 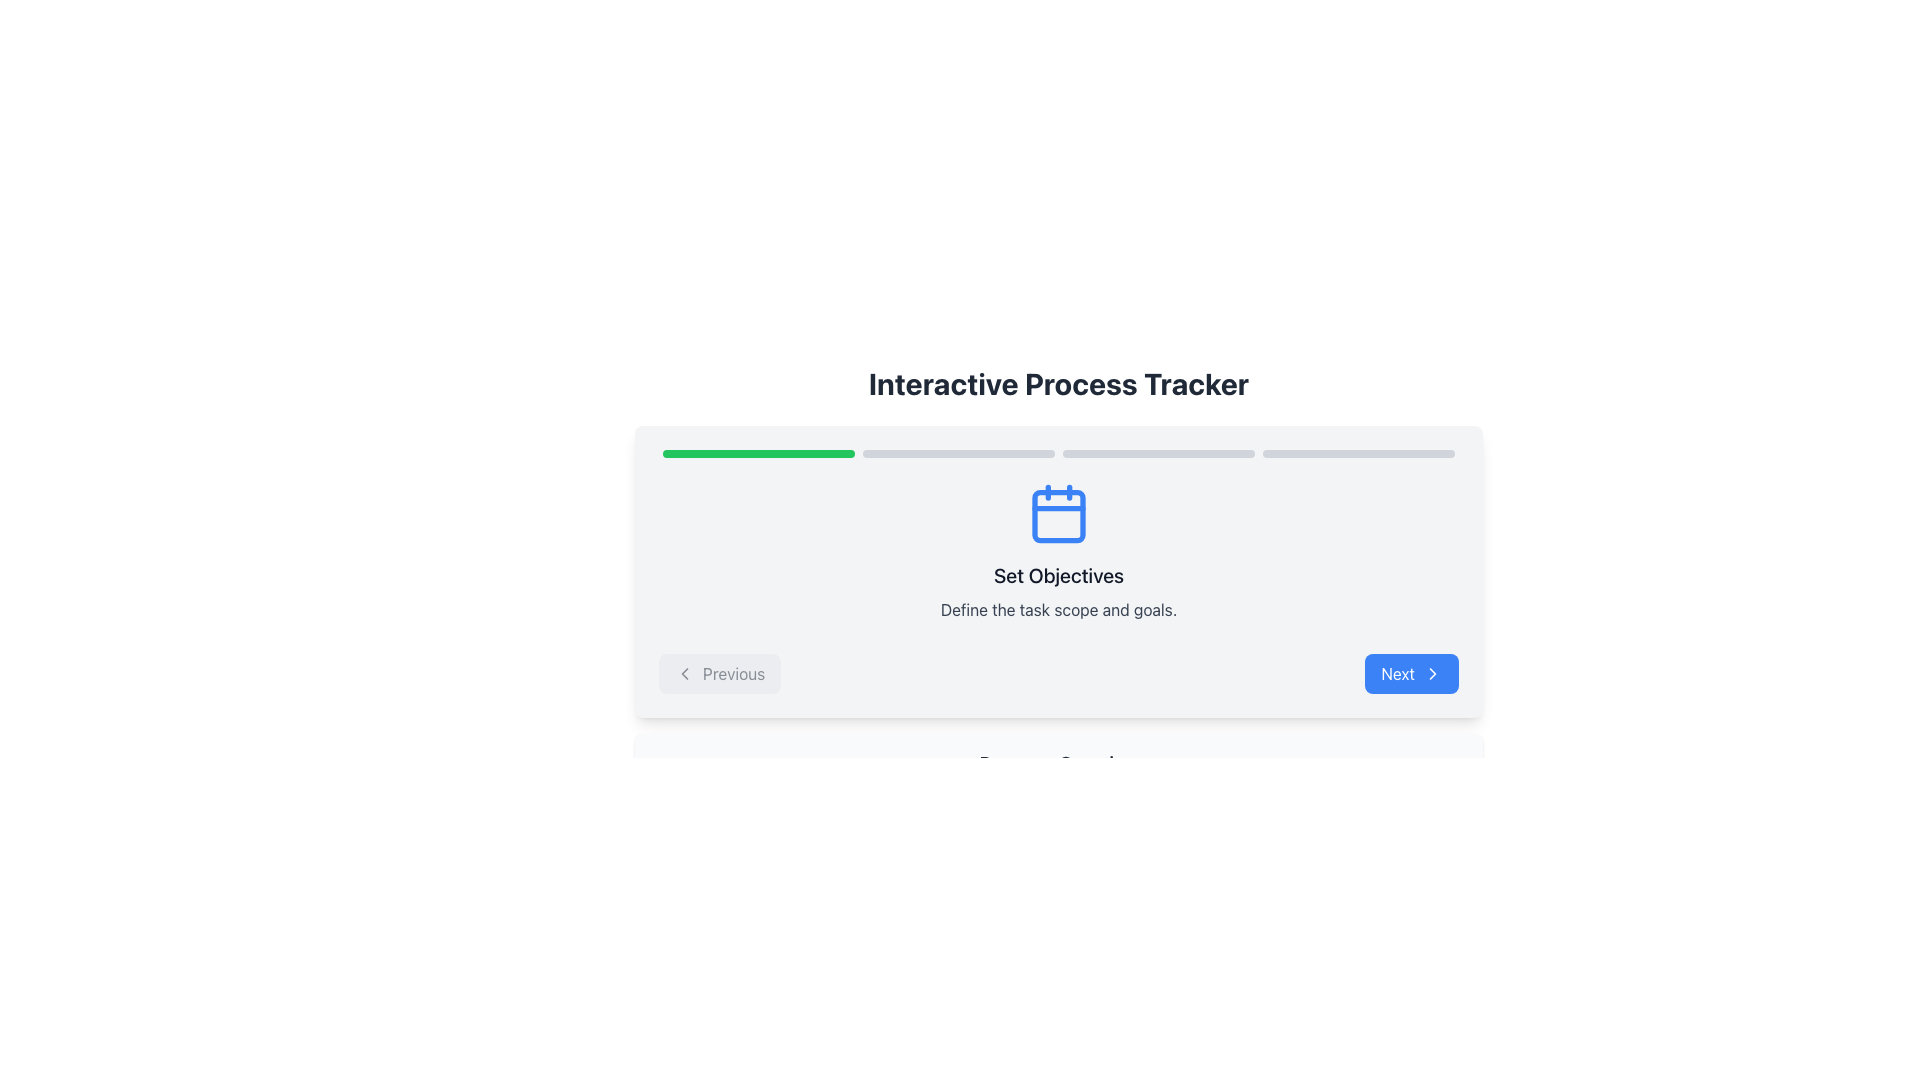 What do you see at coordinates (1432, 674) in the screenshot?
I see `the rightward-facing arrow icon that is part of the 'Next' button, located at the bottom-right corner of the card displaying 'Set Objectives'` at bounding box center [1432, 674].